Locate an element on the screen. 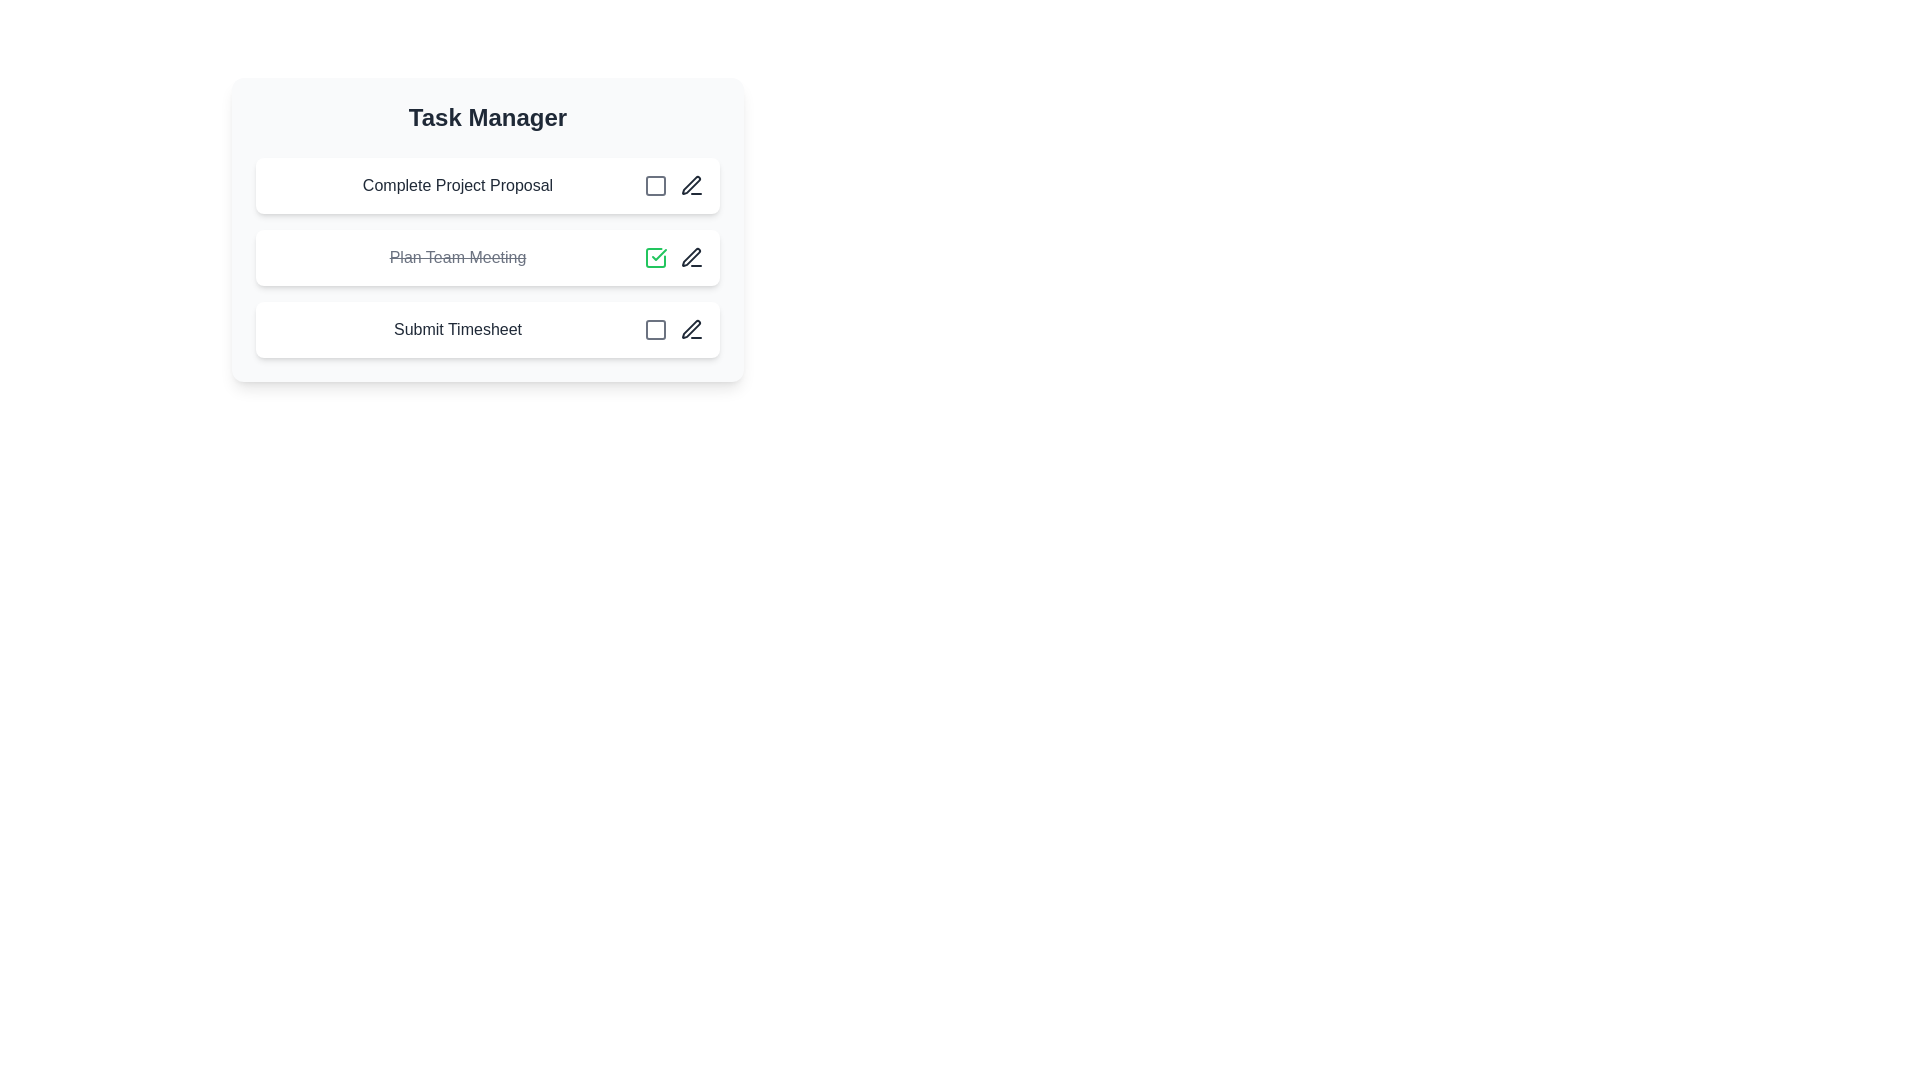  the Static Text Label displaying 'Complete Project Proposal' located in the first task entry of the Task Manager is located at coordinates (456, 185).